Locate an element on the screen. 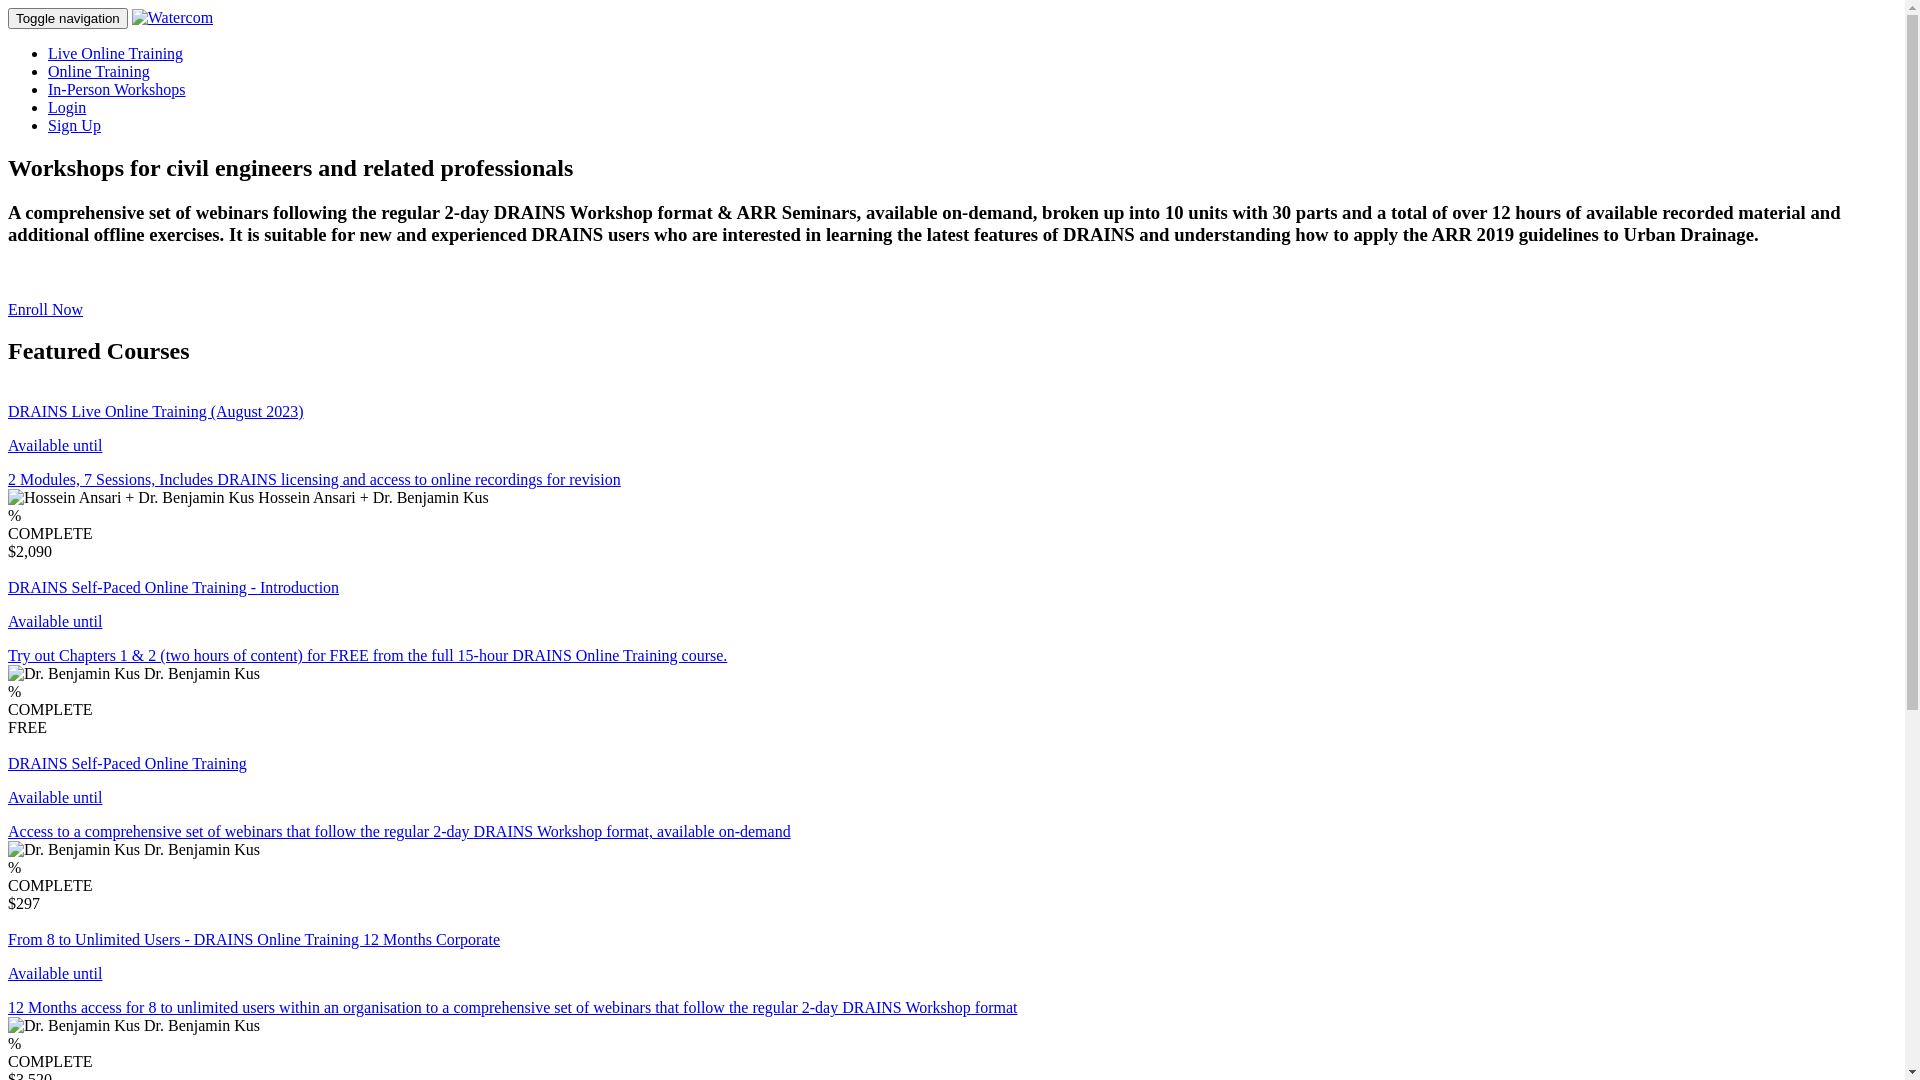  'Toggle navigation' is located at coordinates (67, 18).